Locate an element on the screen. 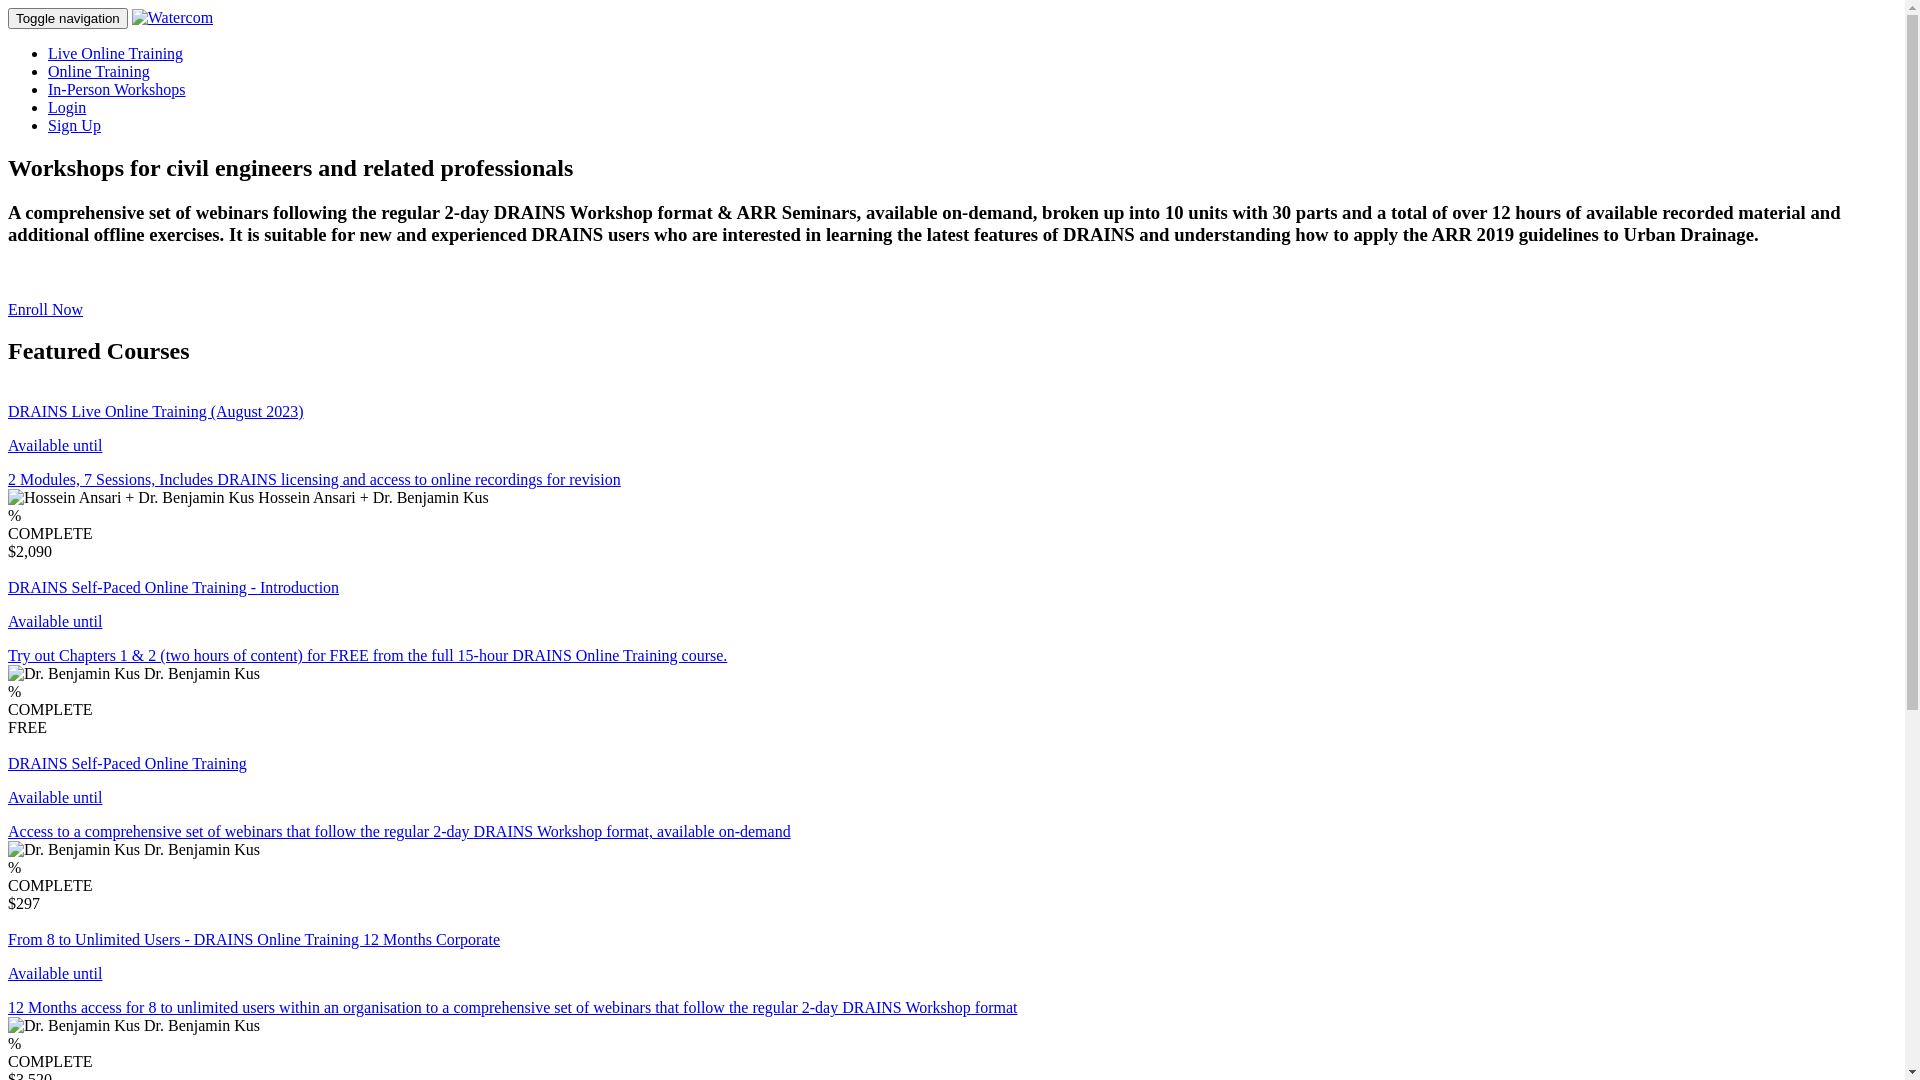  'Toggle navigation' is located at coordinates (67, 18).